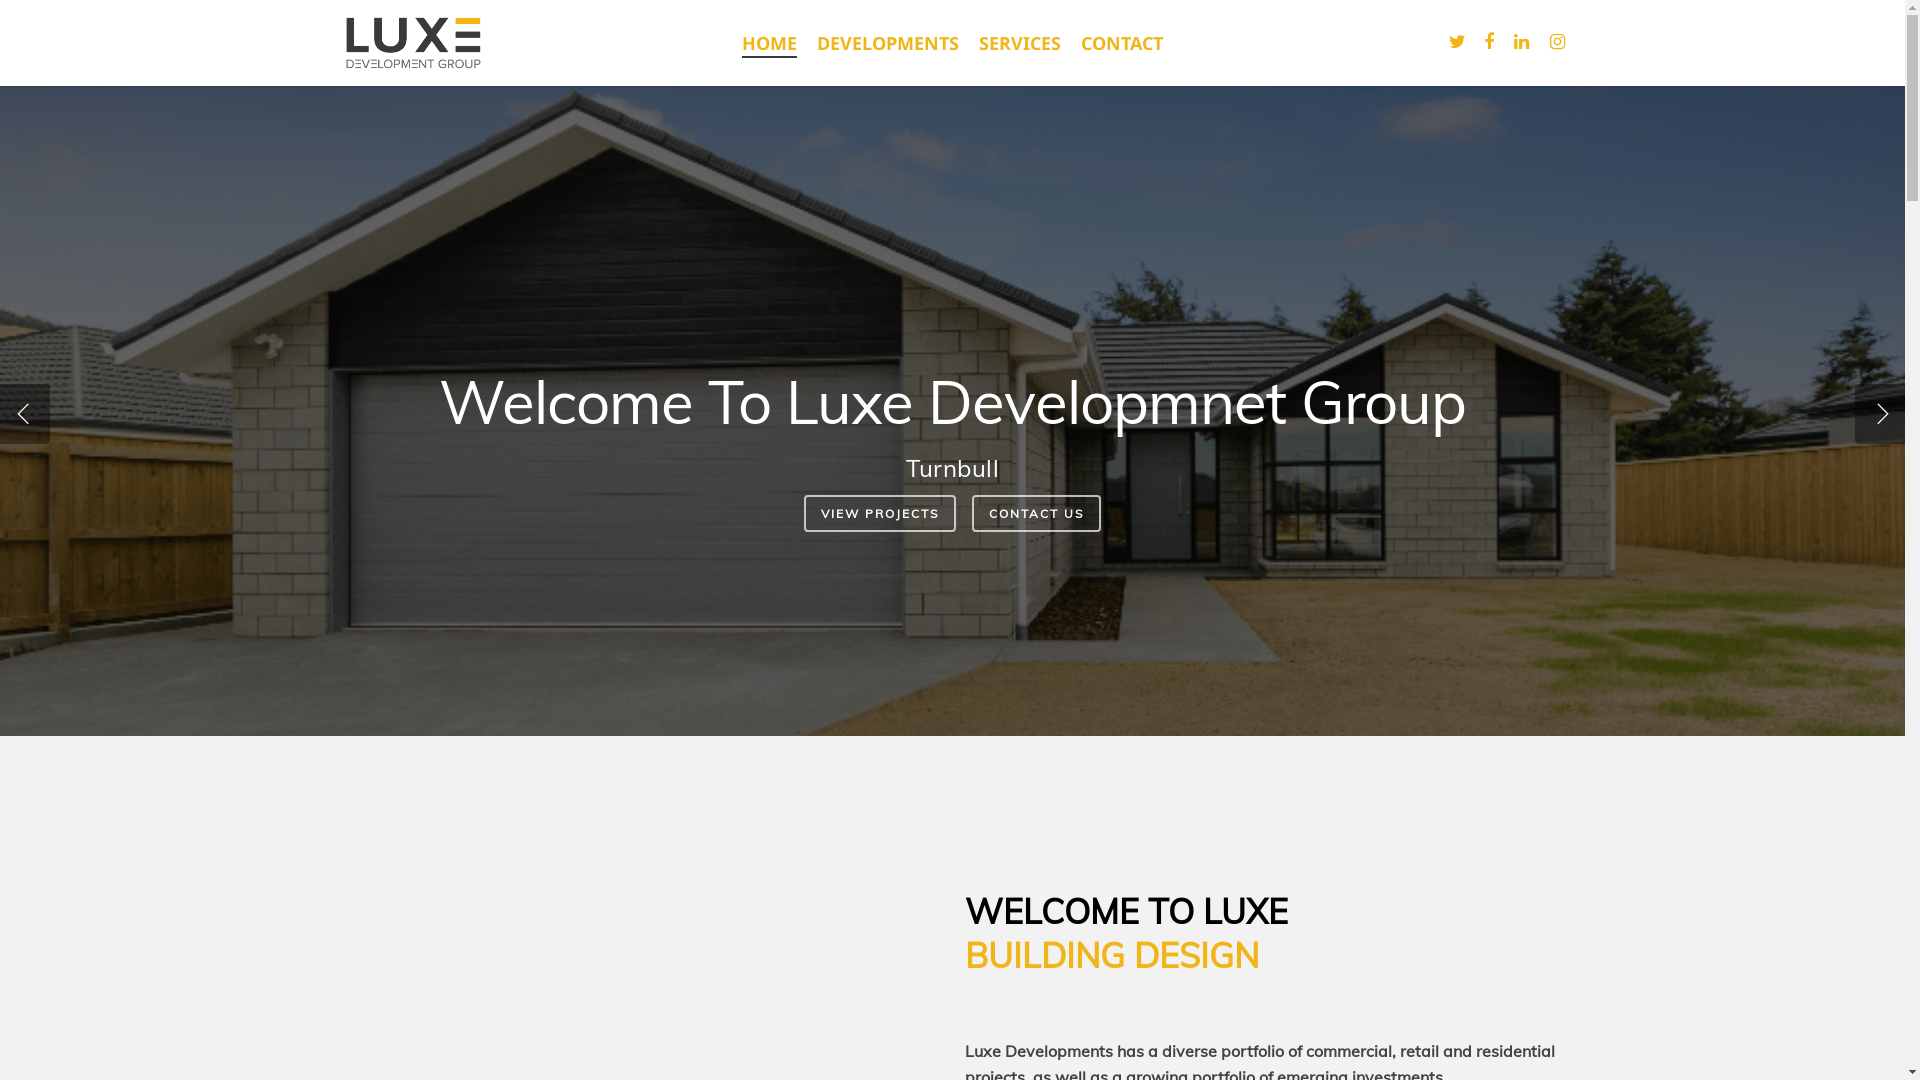 Image resolution: width=1920 pixels, height=1080 pixels. Describe the element at coordinates (768, 42) in the screenshot. I see `'HOME'` at that location.